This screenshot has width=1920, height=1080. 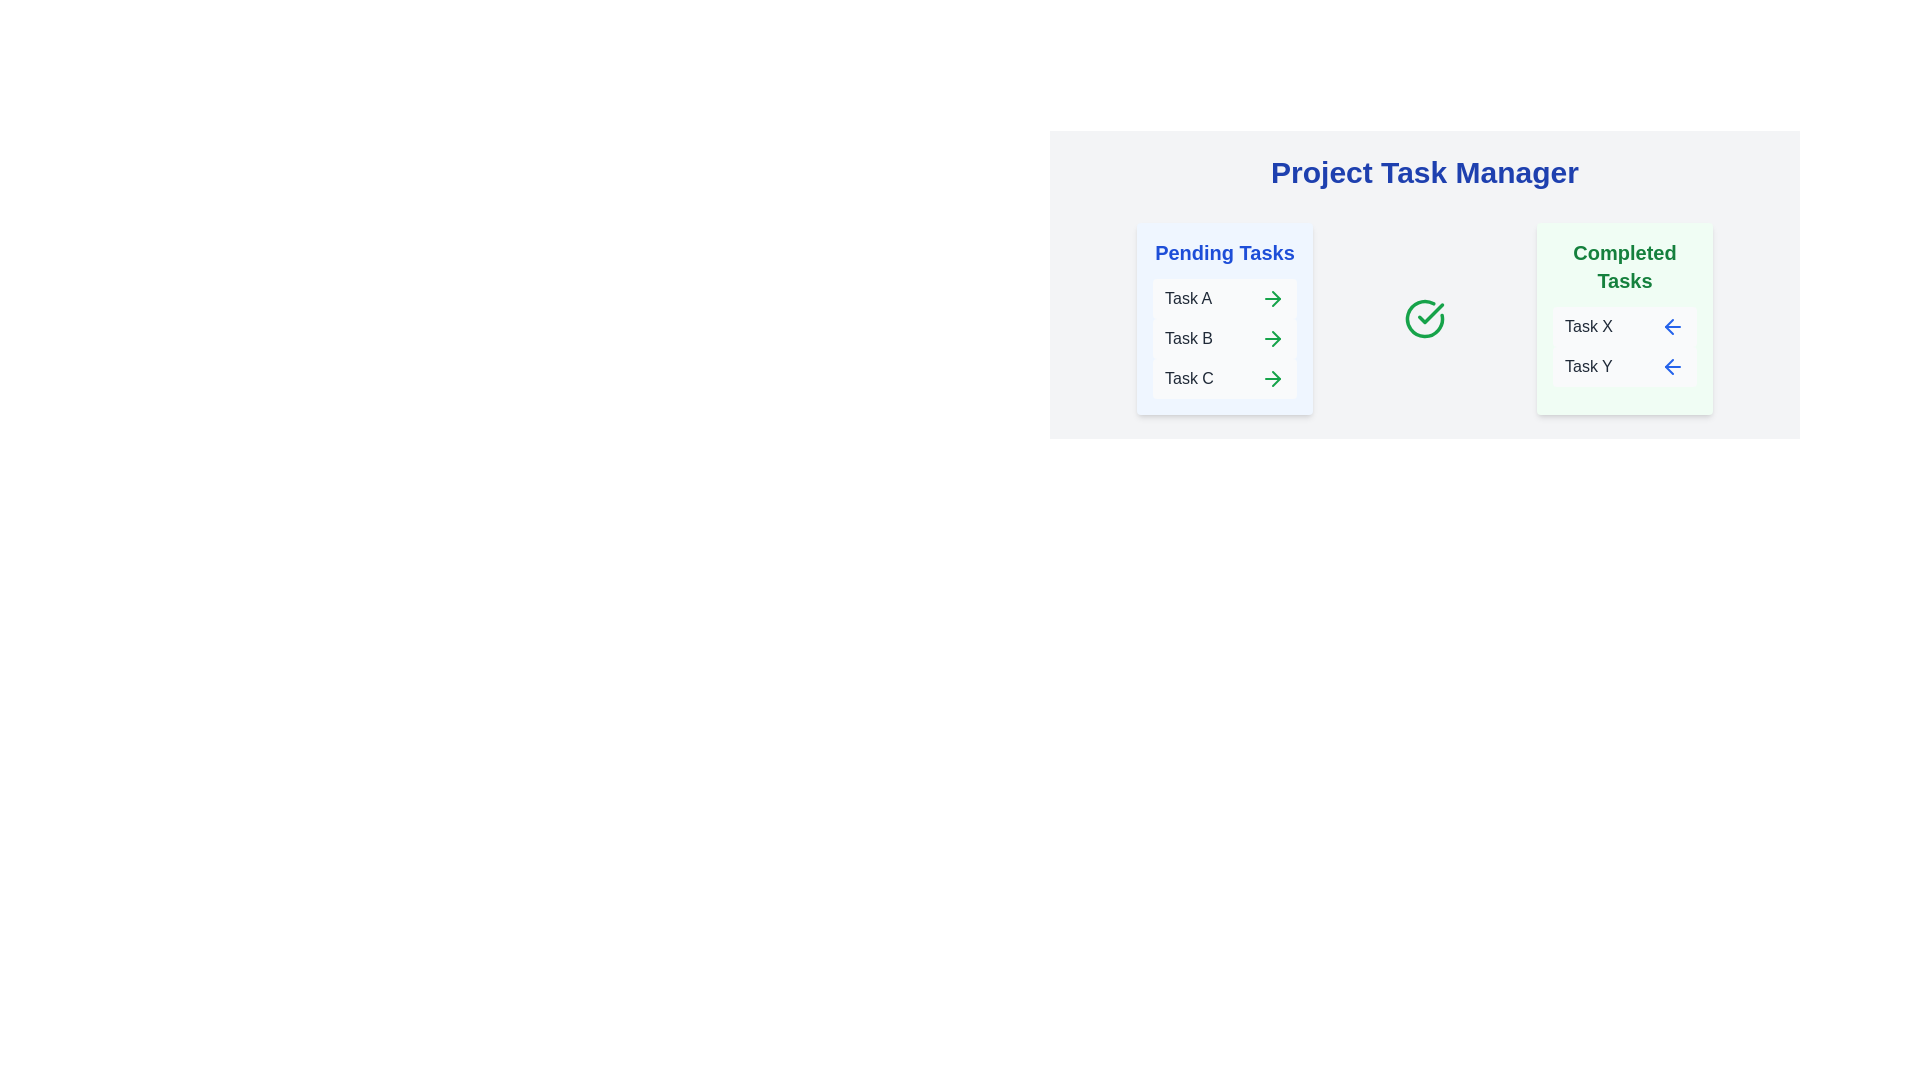 I want to click on right arrow button next to task Task A in the 'Pending Tasks' column to move it to 'Completed Tasks', so click(x=1271, y=299).